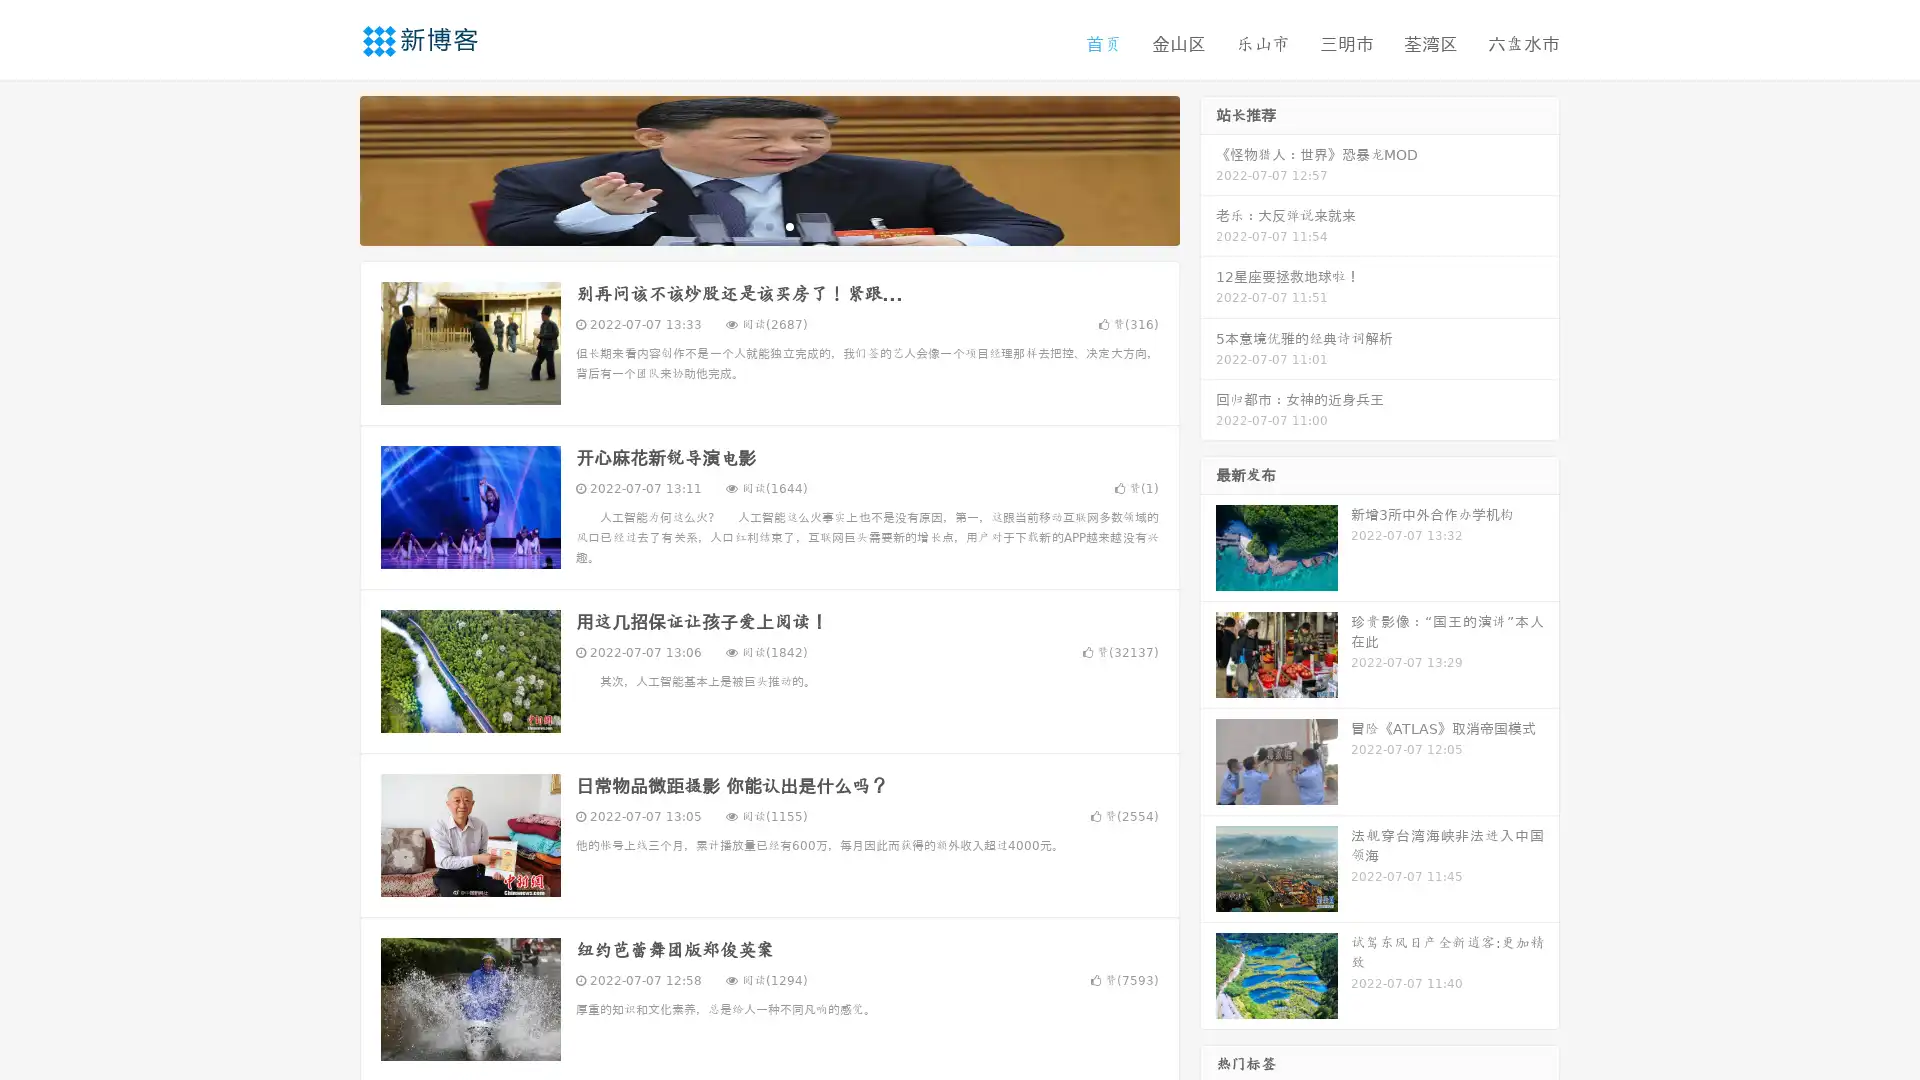 This screenshot has height=1080, width=1920. I want to click on Go to slide 2, so click(768, 225).